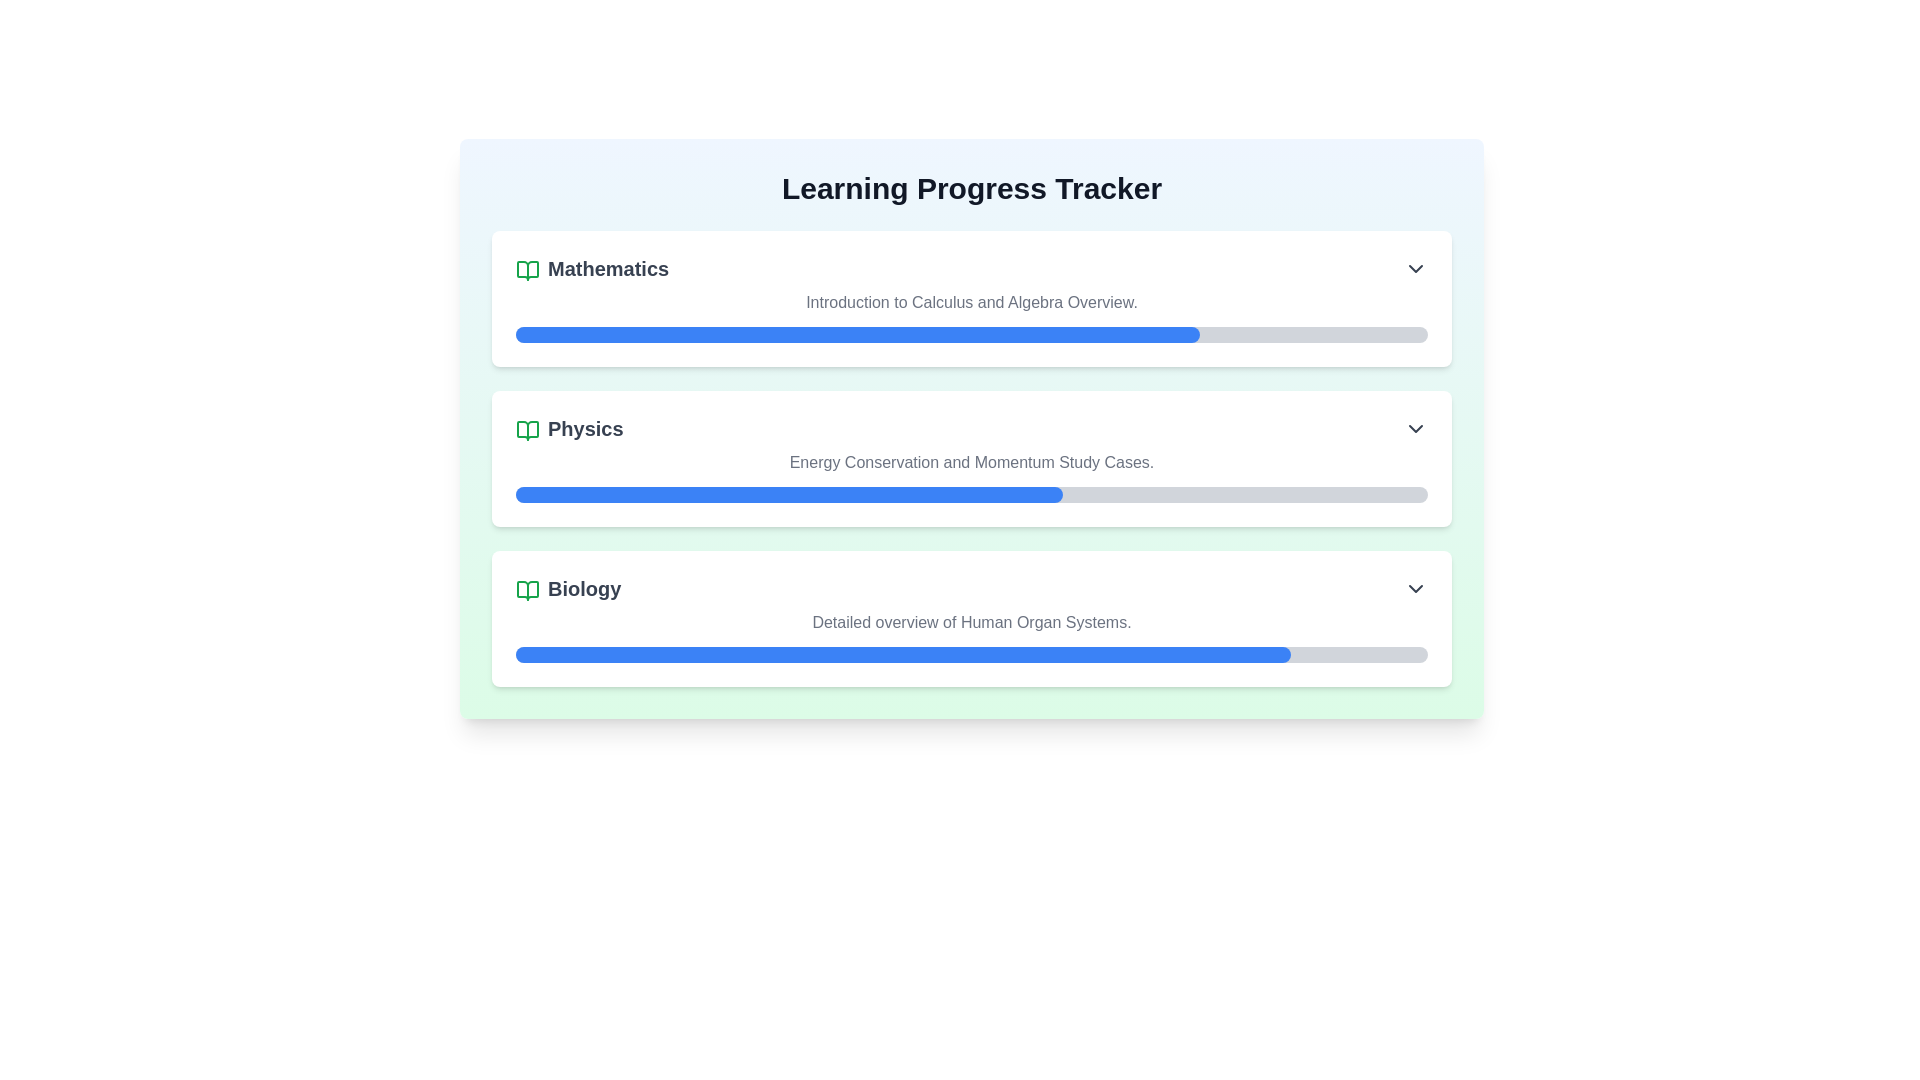 The width and height of the screenshot is (1920, 1080). I want to click on contents of the text element that serves as a subheading or description for the 'Physics' section, located below the 'Physics' heading and above a progress bar, so click(971, 462).